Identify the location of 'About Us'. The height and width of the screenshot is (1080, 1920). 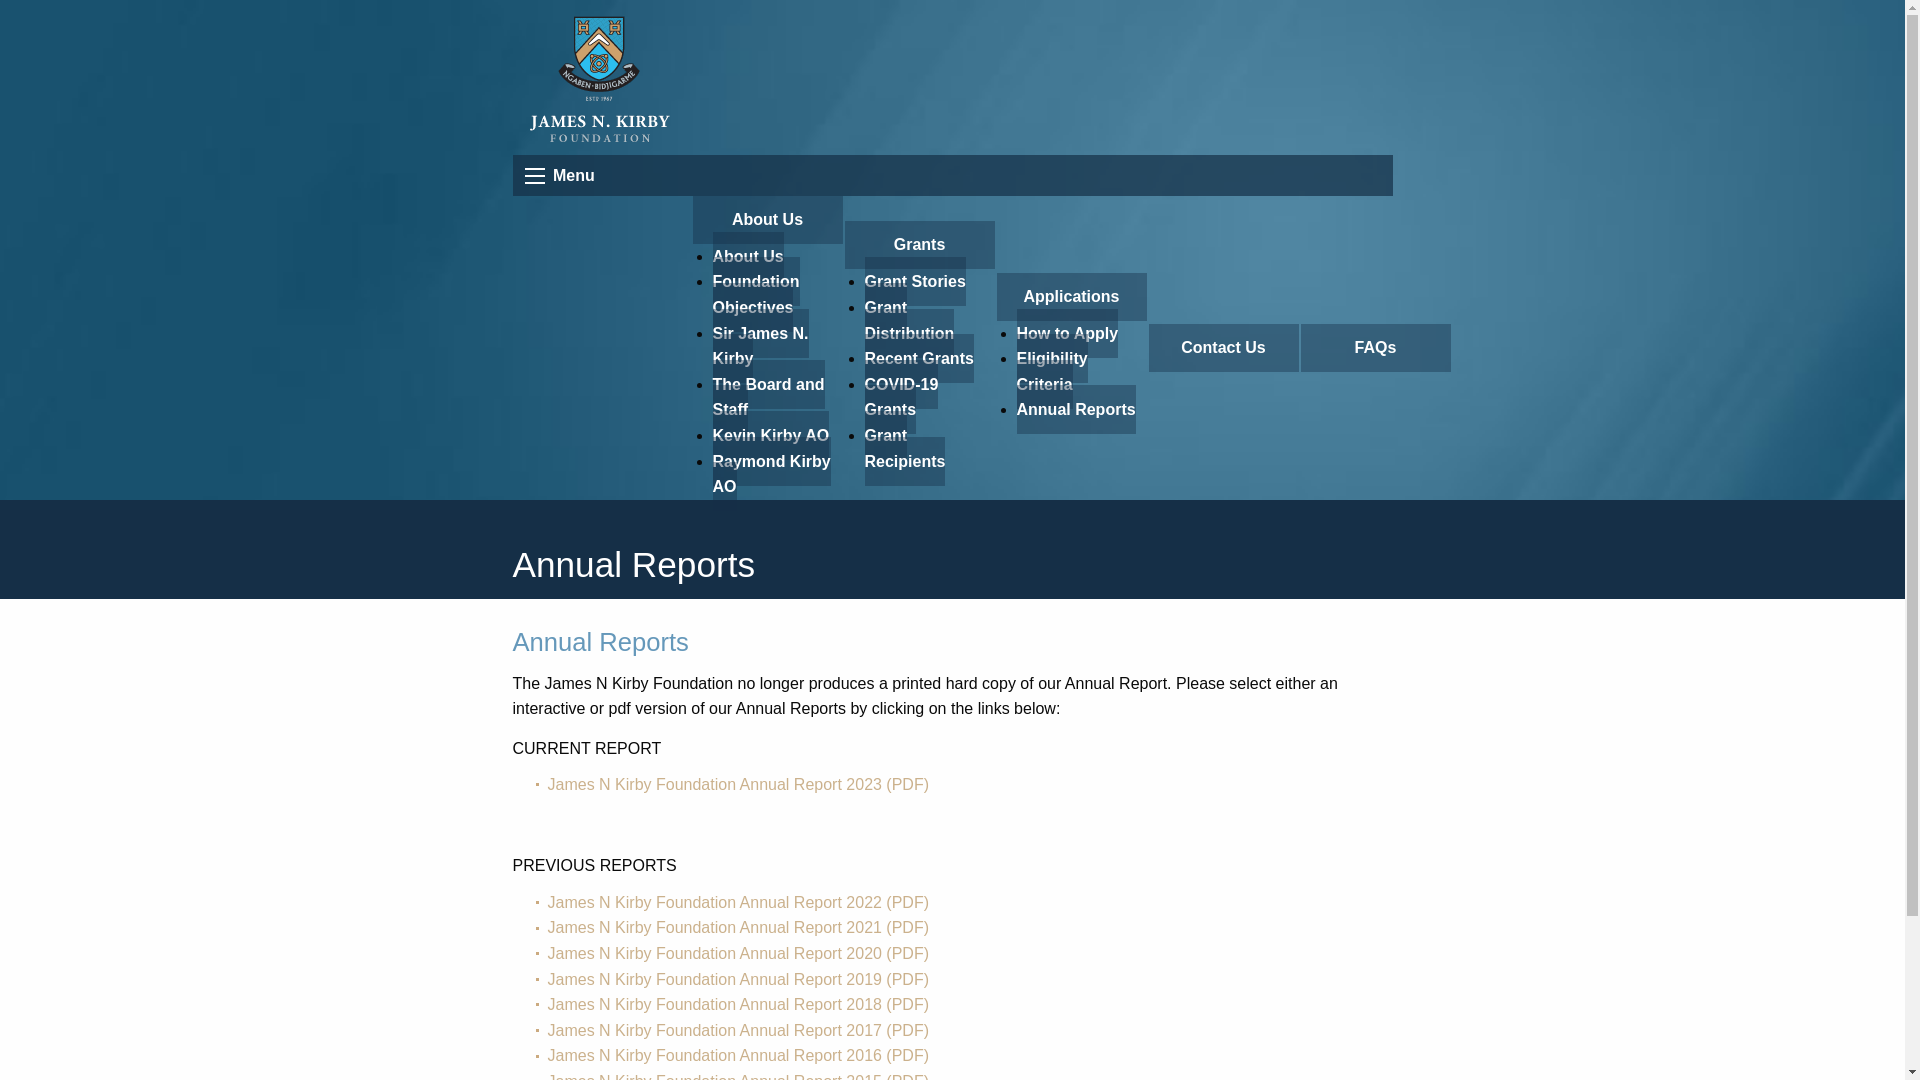
(746, 255).